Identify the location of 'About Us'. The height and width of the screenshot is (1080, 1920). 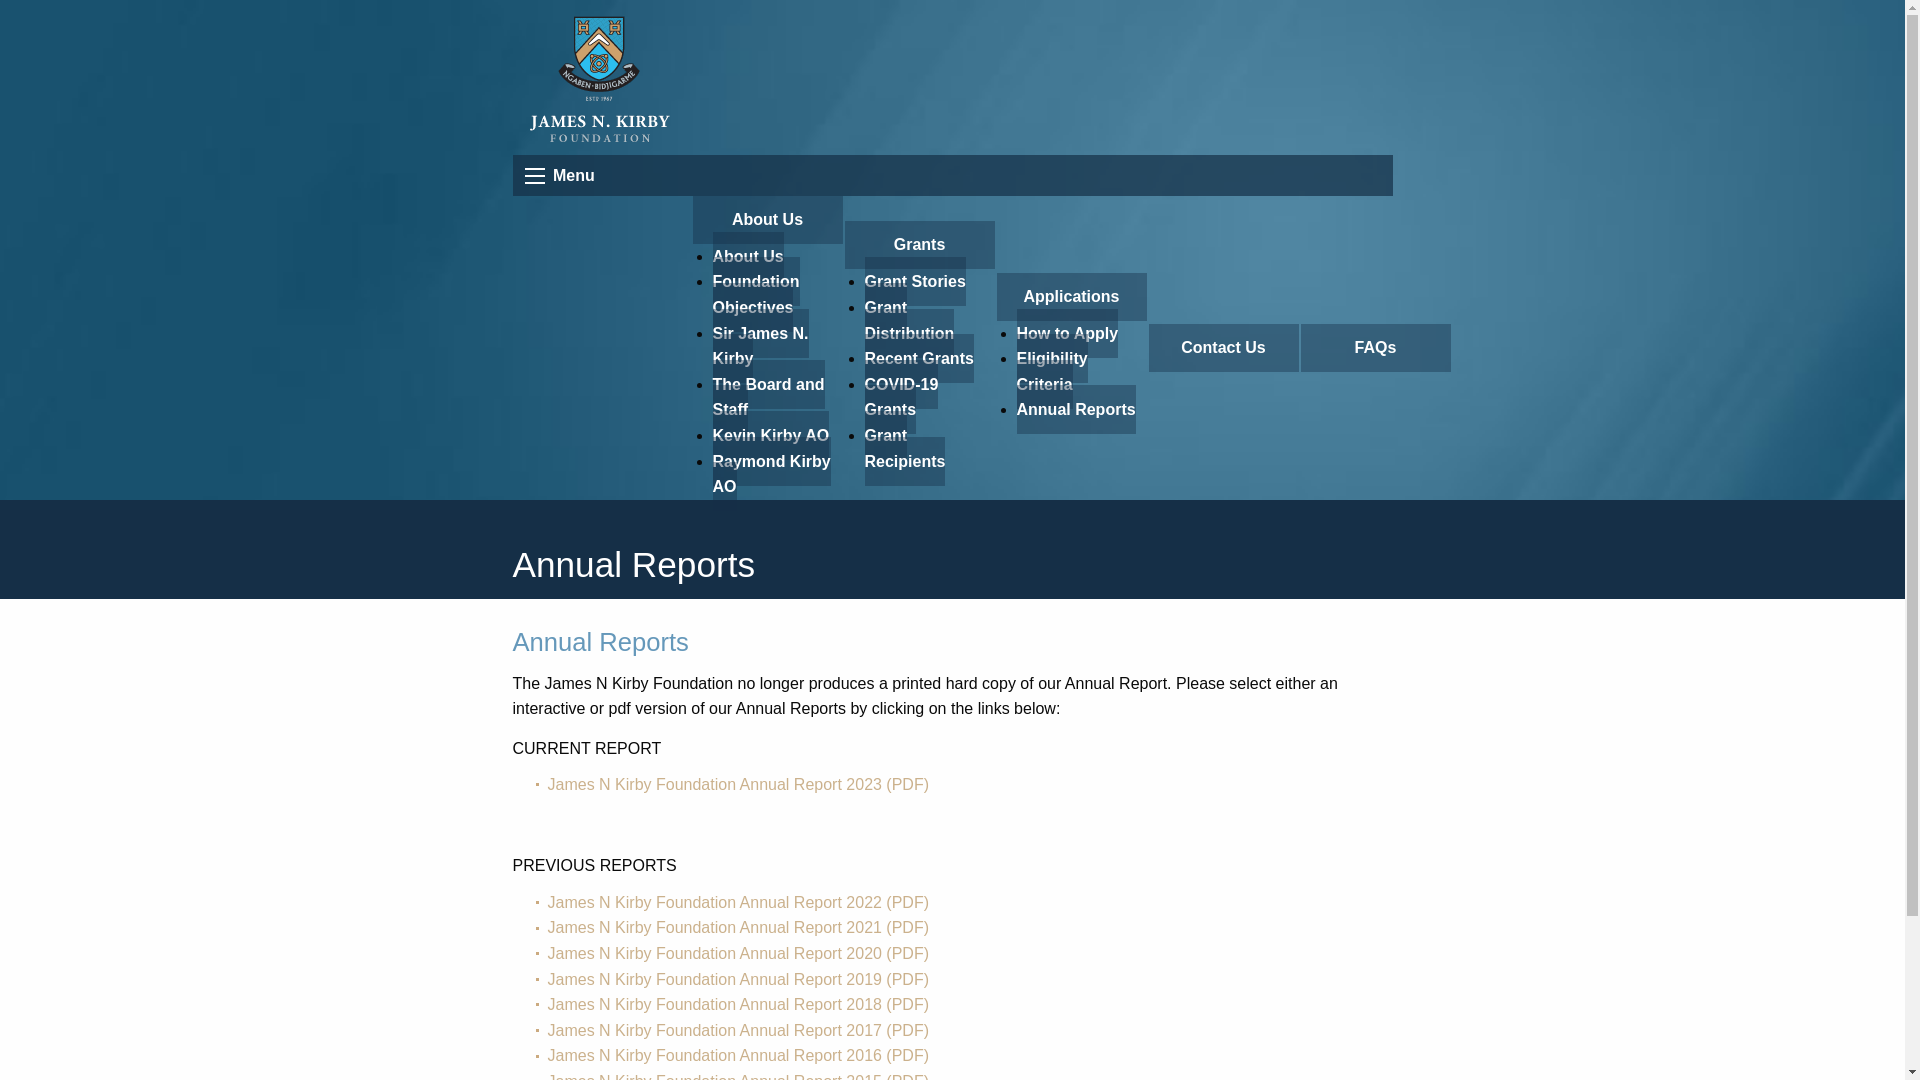
(746, 255).